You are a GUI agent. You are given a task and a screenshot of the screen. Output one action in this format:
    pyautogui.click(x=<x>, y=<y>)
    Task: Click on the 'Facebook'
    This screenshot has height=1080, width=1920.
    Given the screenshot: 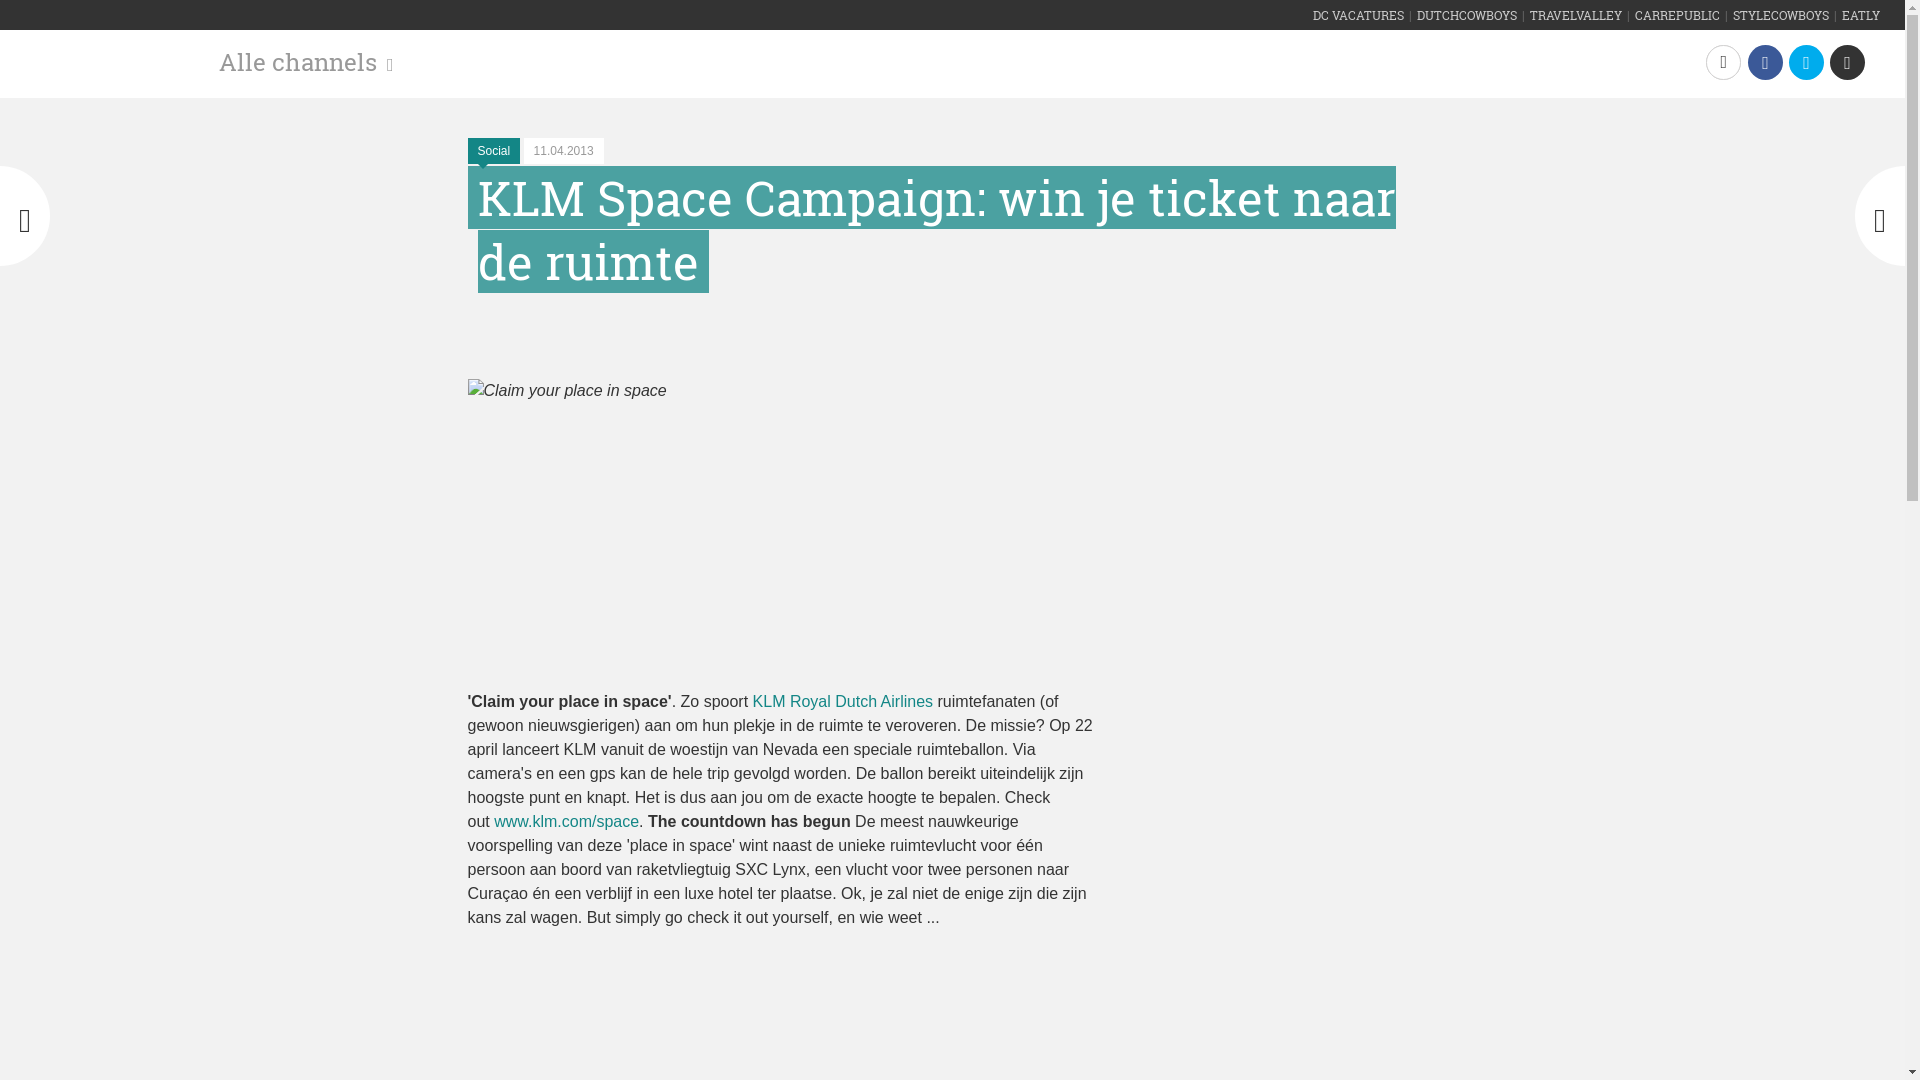 What is the action you would take?
    pyautogui.click(x=1765, y=61)
    